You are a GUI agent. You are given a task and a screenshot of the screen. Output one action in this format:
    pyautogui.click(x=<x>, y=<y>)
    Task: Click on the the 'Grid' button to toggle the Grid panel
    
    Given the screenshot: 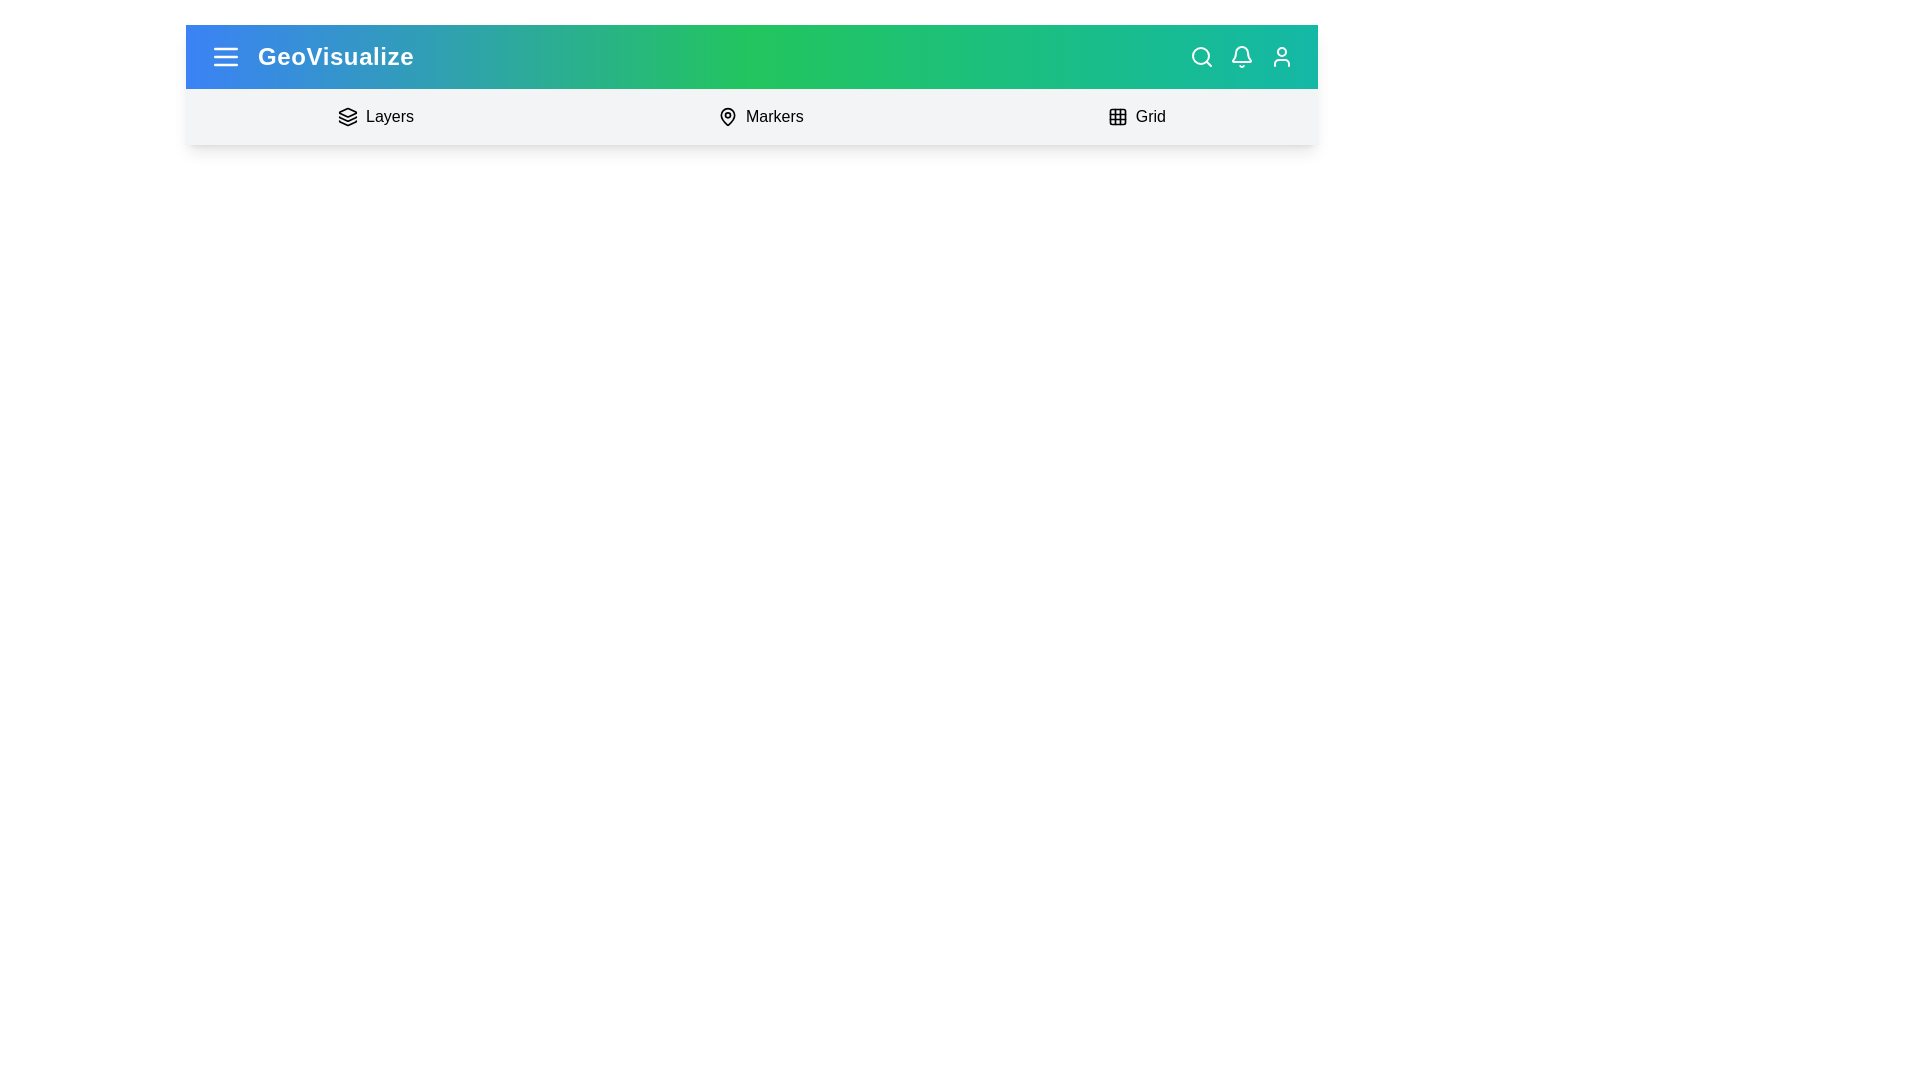 What is the action you would take?
    pyautogui.click(x=1136, y=116)
    